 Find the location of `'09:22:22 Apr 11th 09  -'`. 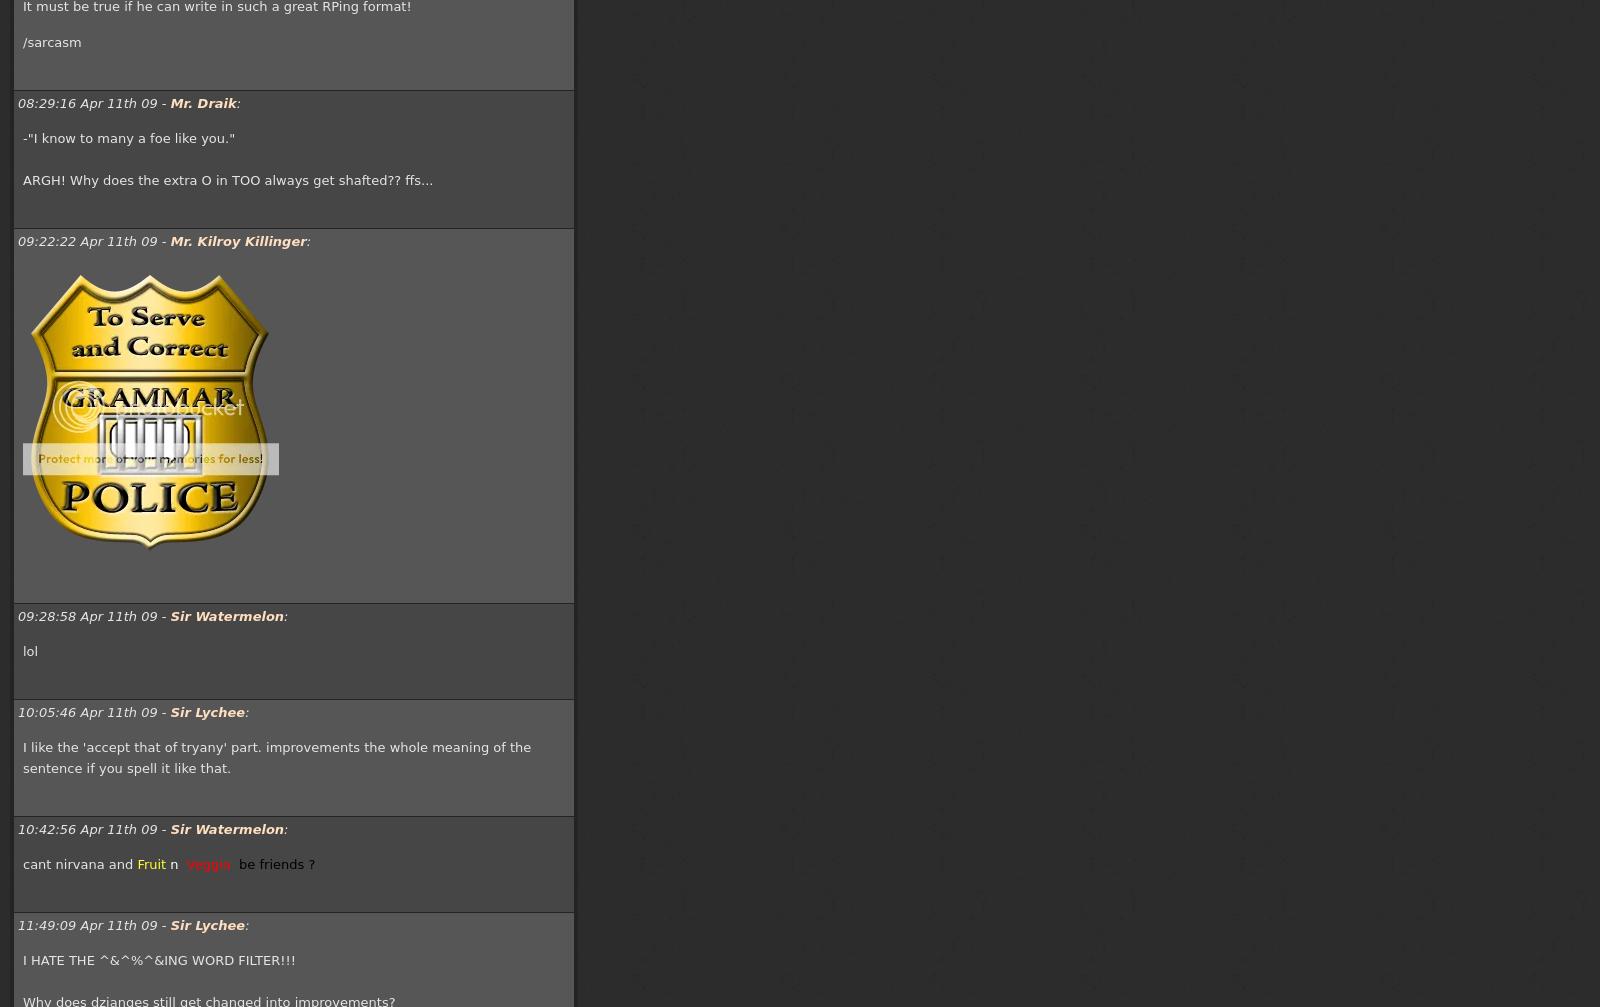

'09:22:22 Apr 11th 09  -' is located at coordinates (92, 241).